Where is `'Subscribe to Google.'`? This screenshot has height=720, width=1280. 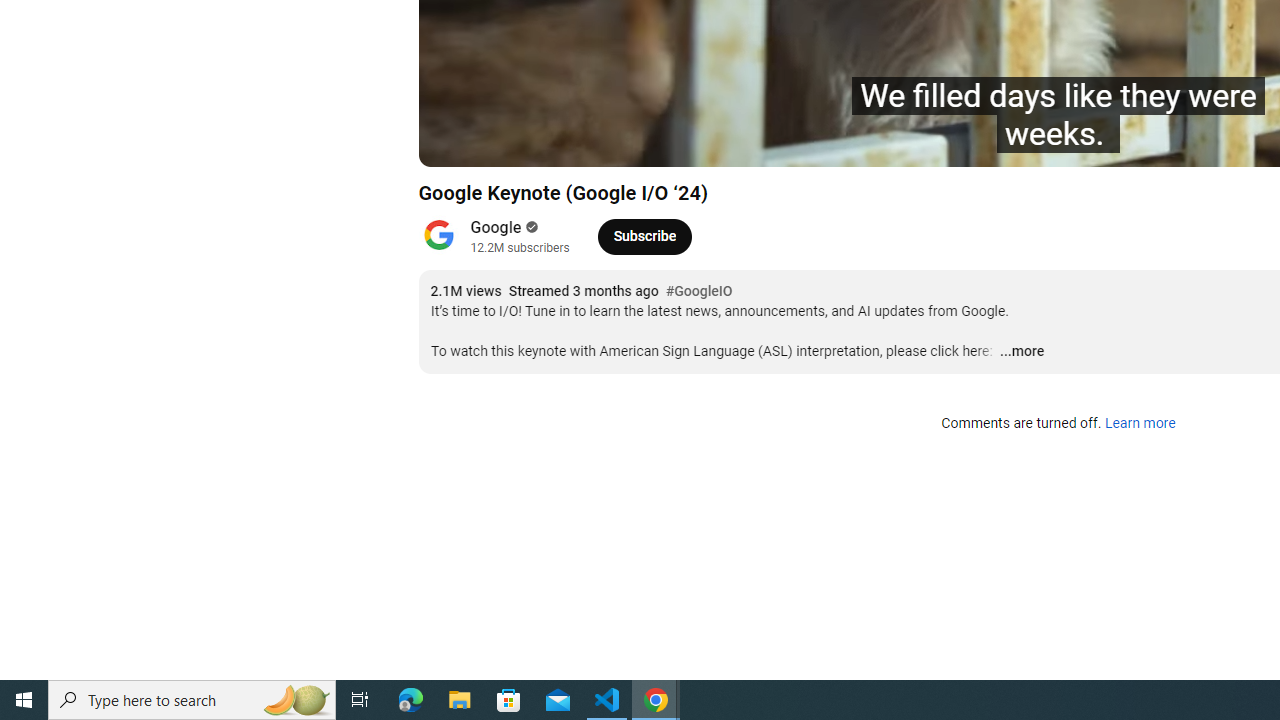
'Subscribe to Google.' is located at coordinates (644, 235).